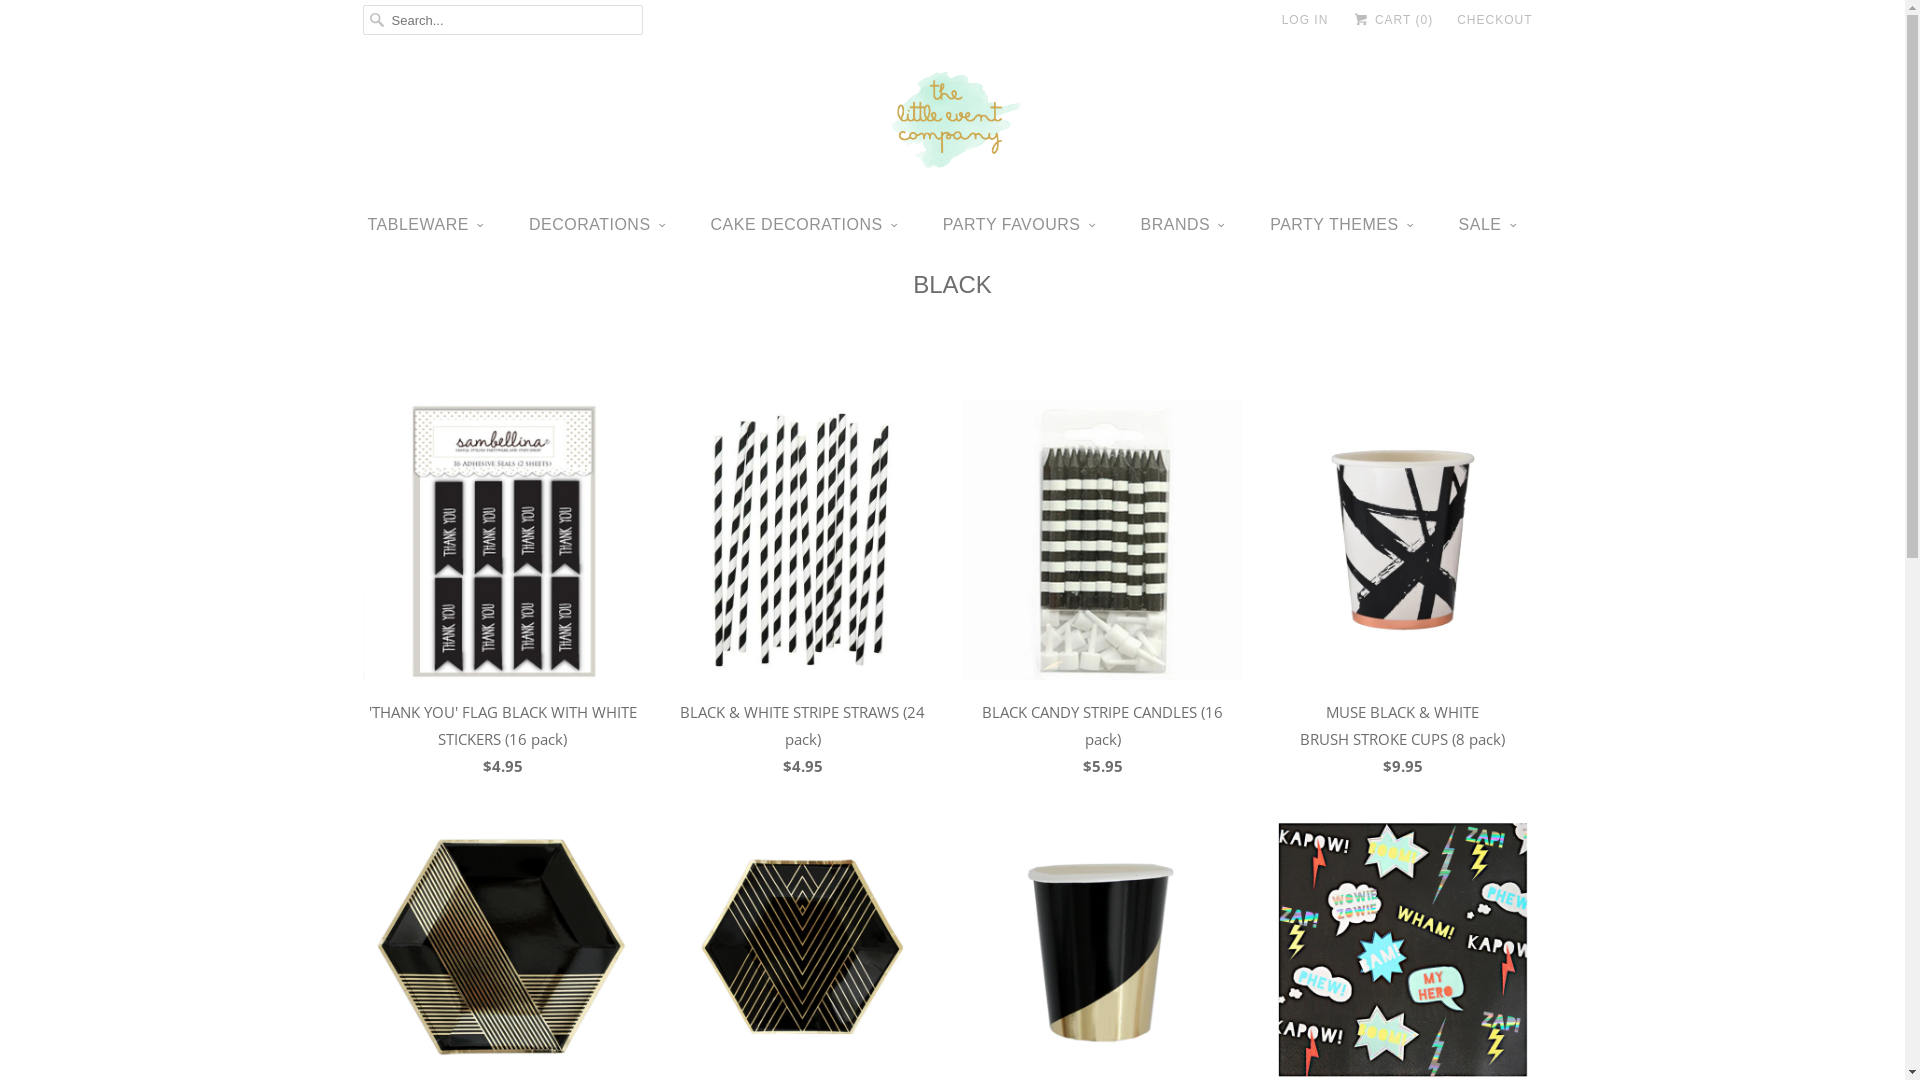  I want to click on 'TABLEWARE', so click(425, 225).